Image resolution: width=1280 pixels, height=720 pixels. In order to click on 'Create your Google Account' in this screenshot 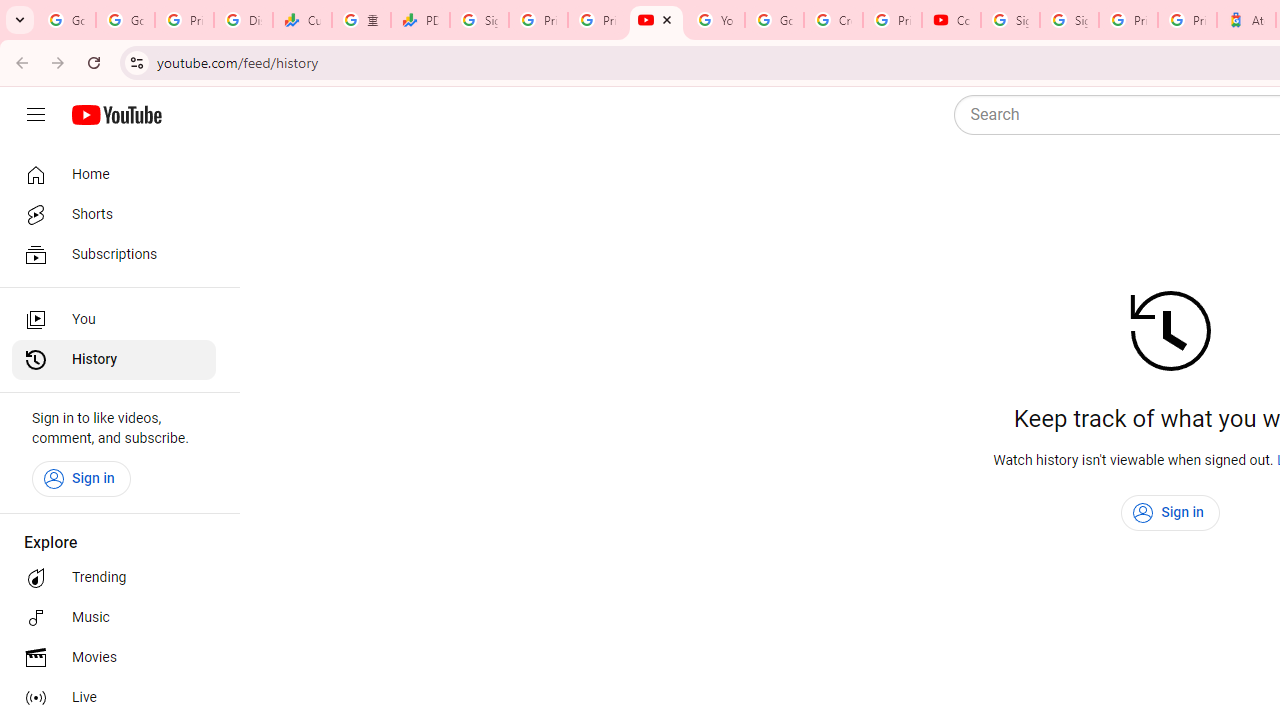, I will do `click(833, 20)`.